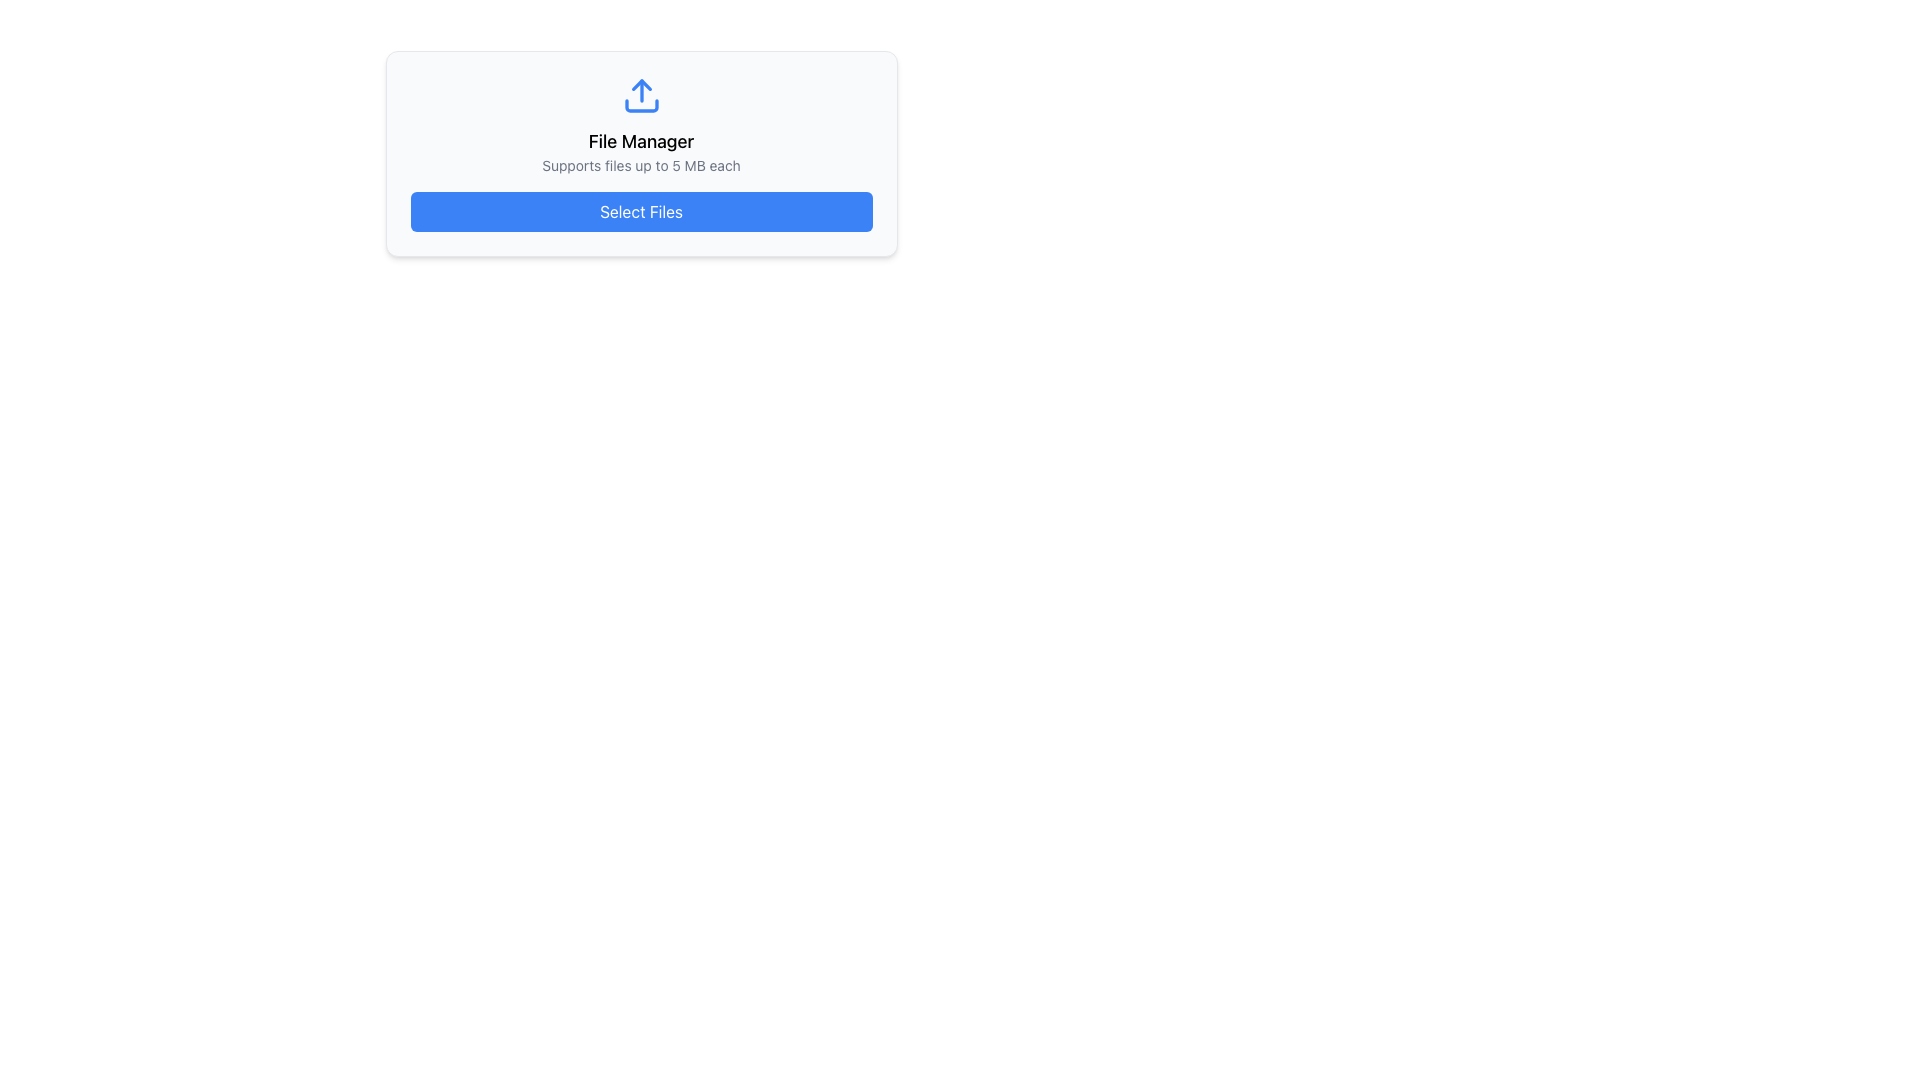  Describe the element at coordinates (641, 141) in the screenshot. I see `the 'File Manager' text label, which is a prominent, bold title located below the file upload icon and above the description about file size limits` at that location.